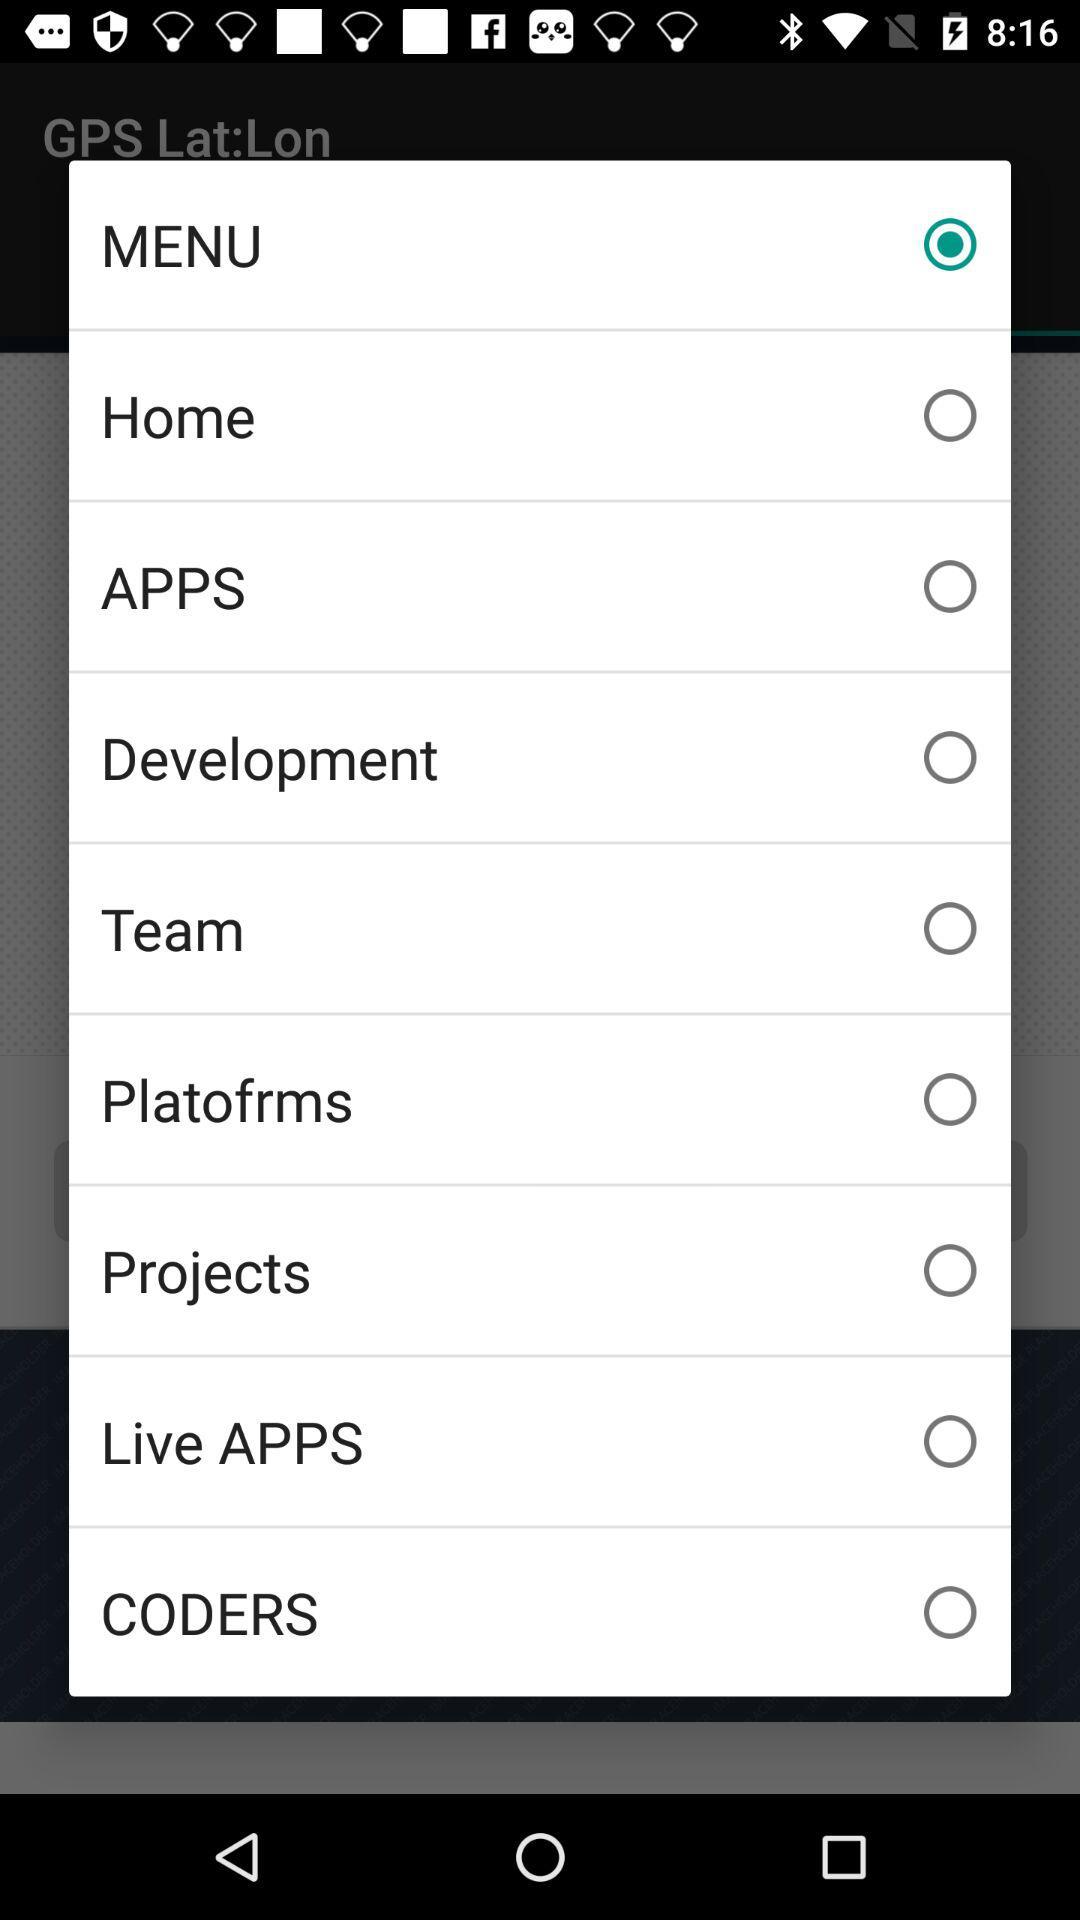 The width and height of the screenshot is (1080, 1920). I want to click on projects icon, so click(540, 1269).